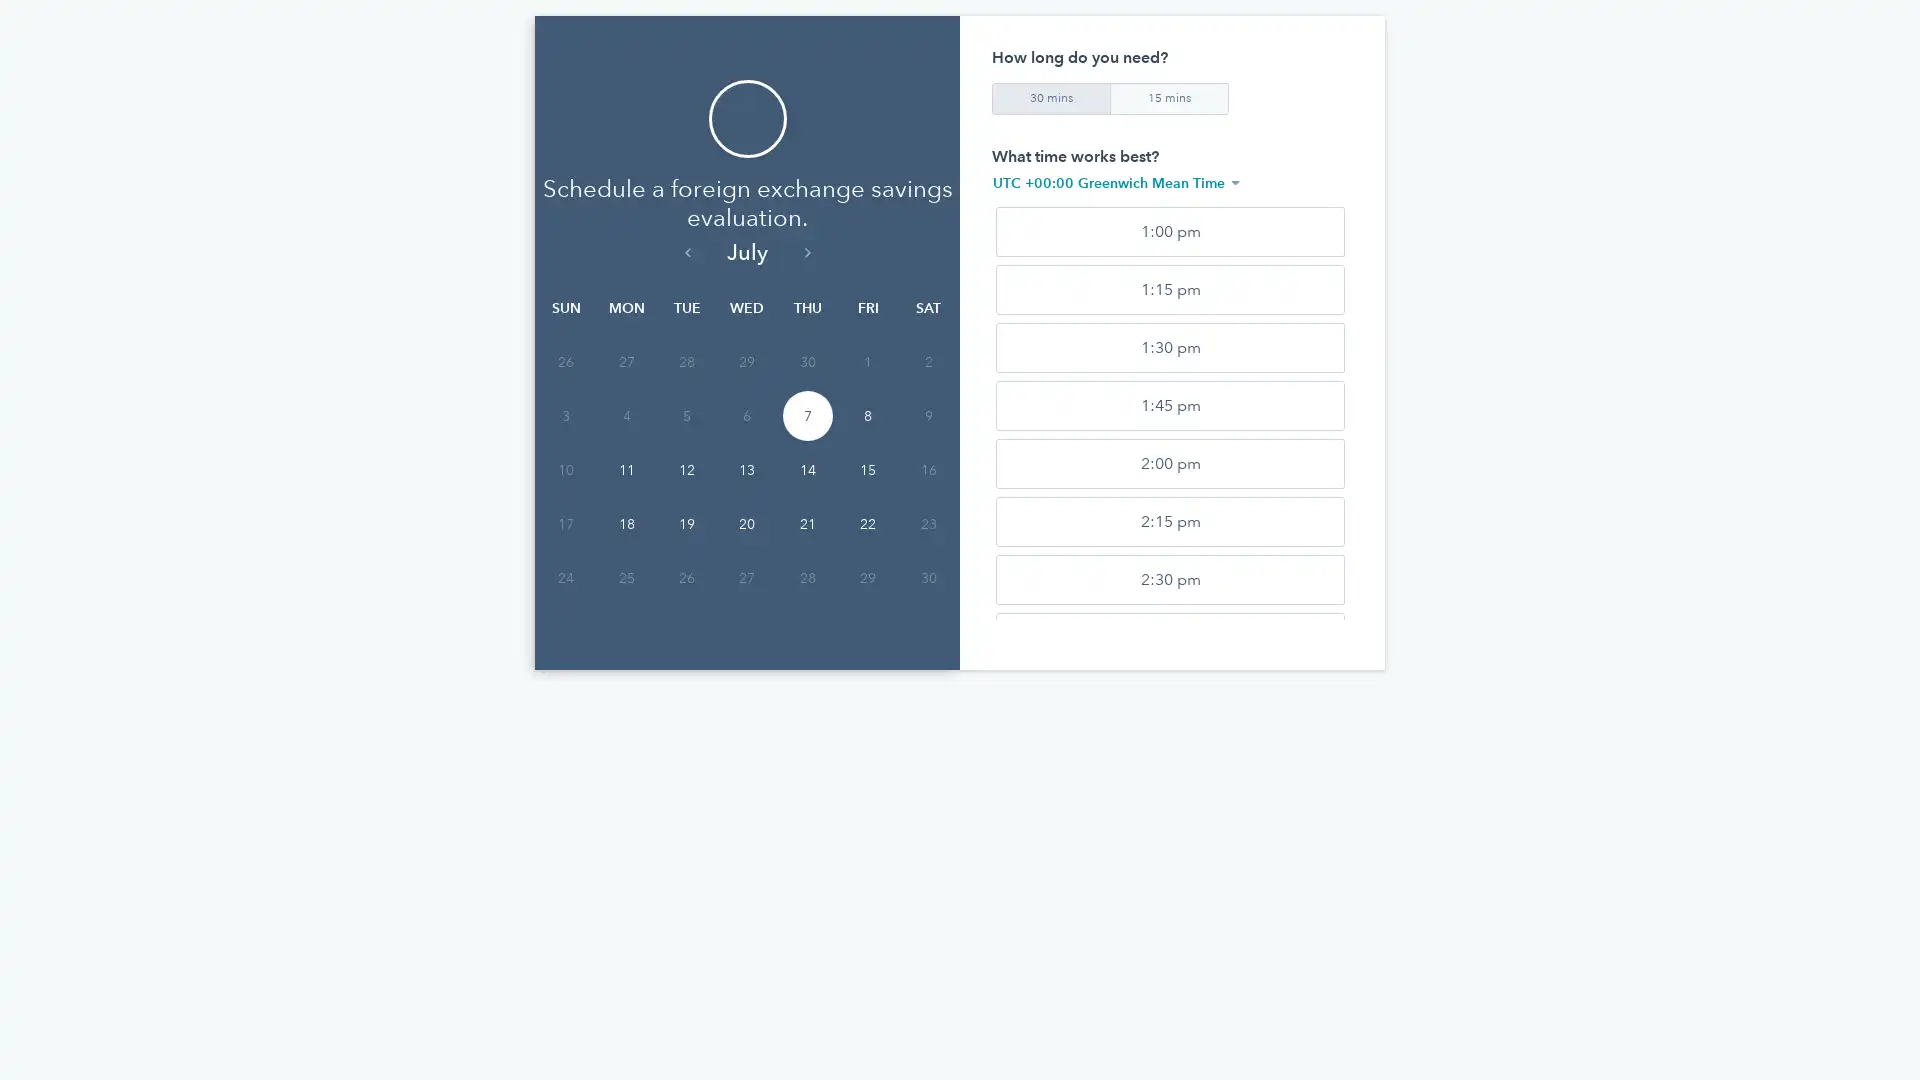 Image resolution: width=1920 pixels, height=1080 pixels. Describe the element at coordinates (926, 523) in the screenshot. I see `July 23rd` at that location.